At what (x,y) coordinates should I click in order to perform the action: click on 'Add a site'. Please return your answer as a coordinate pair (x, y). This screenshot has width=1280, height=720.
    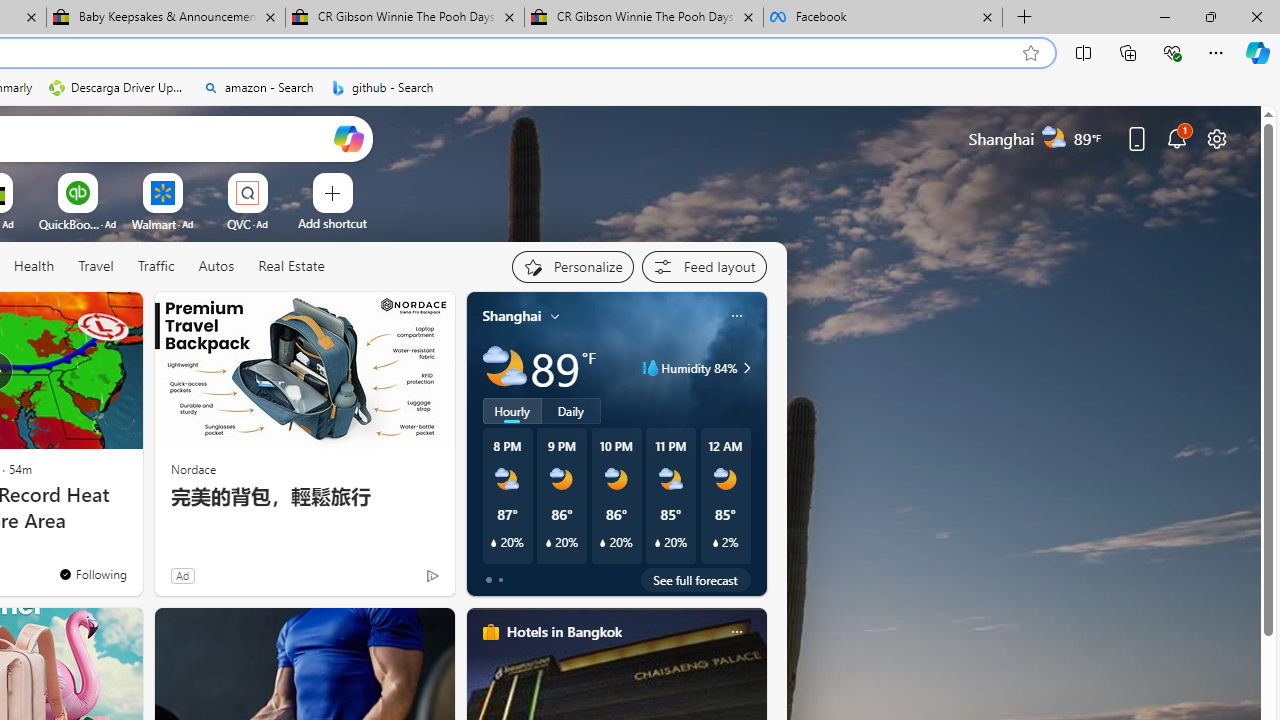
    Looking at the image, I should click on (332, 223).